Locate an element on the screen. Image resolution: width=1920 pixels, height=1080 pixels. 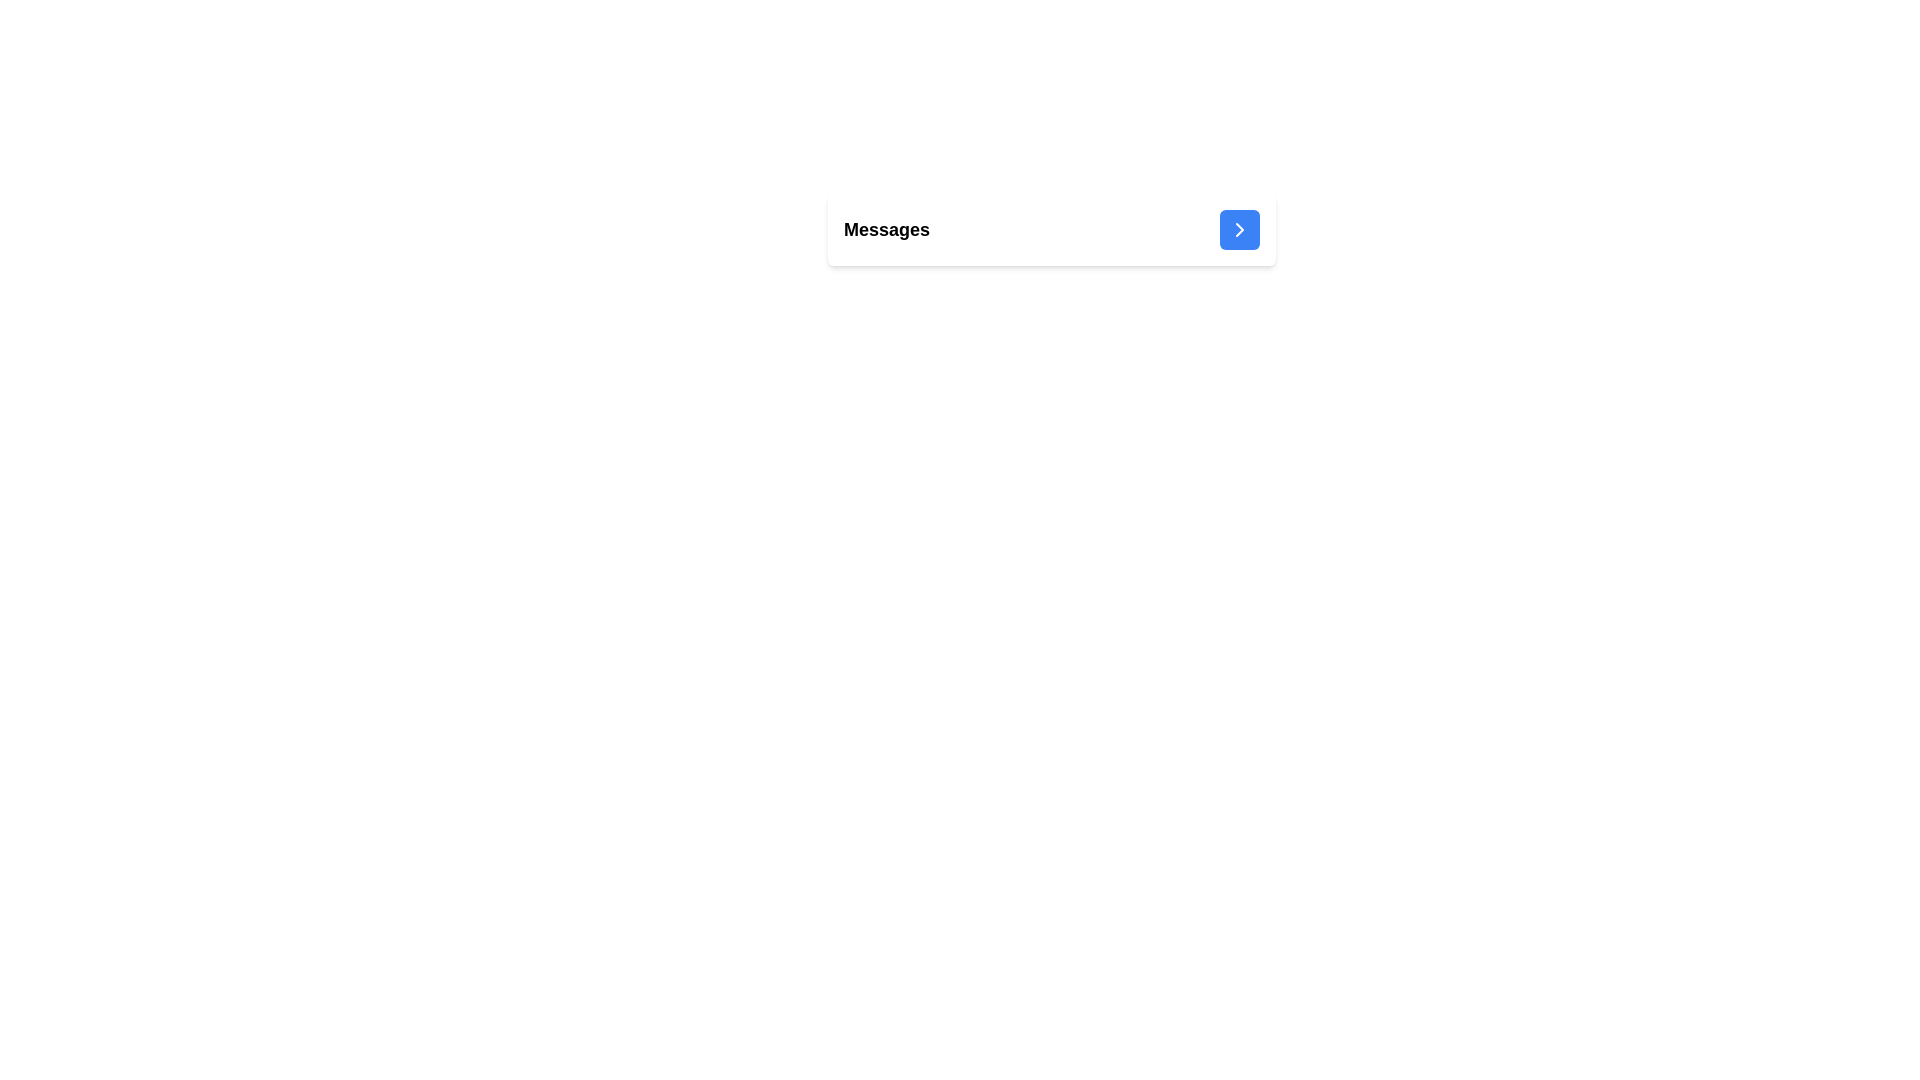
the Chevron-Right icon, which is an arrow shape located in the far-right section of a notification area, aligned centrally with the vertical axis is located at coordinates (1238, 229).